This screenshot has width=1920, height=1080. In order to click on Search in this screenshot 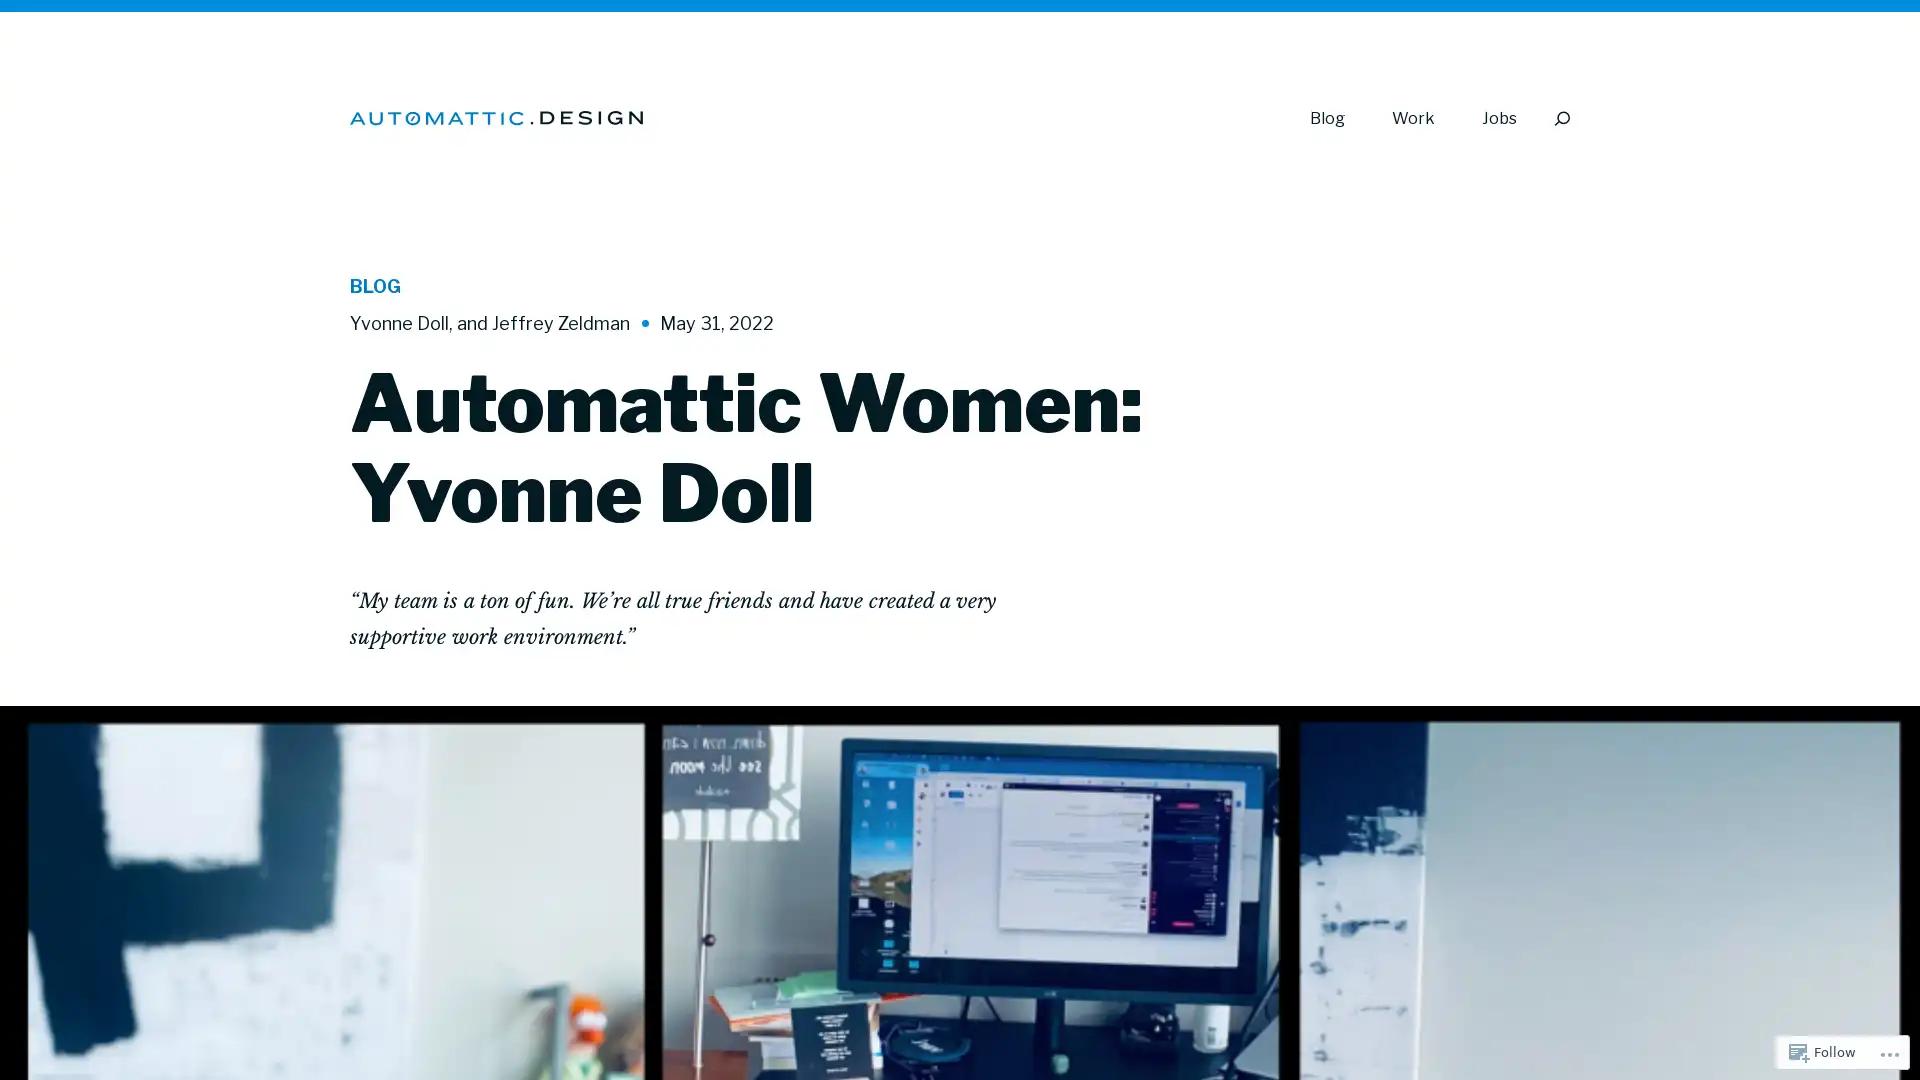, I will do `click(1560, 118)`.